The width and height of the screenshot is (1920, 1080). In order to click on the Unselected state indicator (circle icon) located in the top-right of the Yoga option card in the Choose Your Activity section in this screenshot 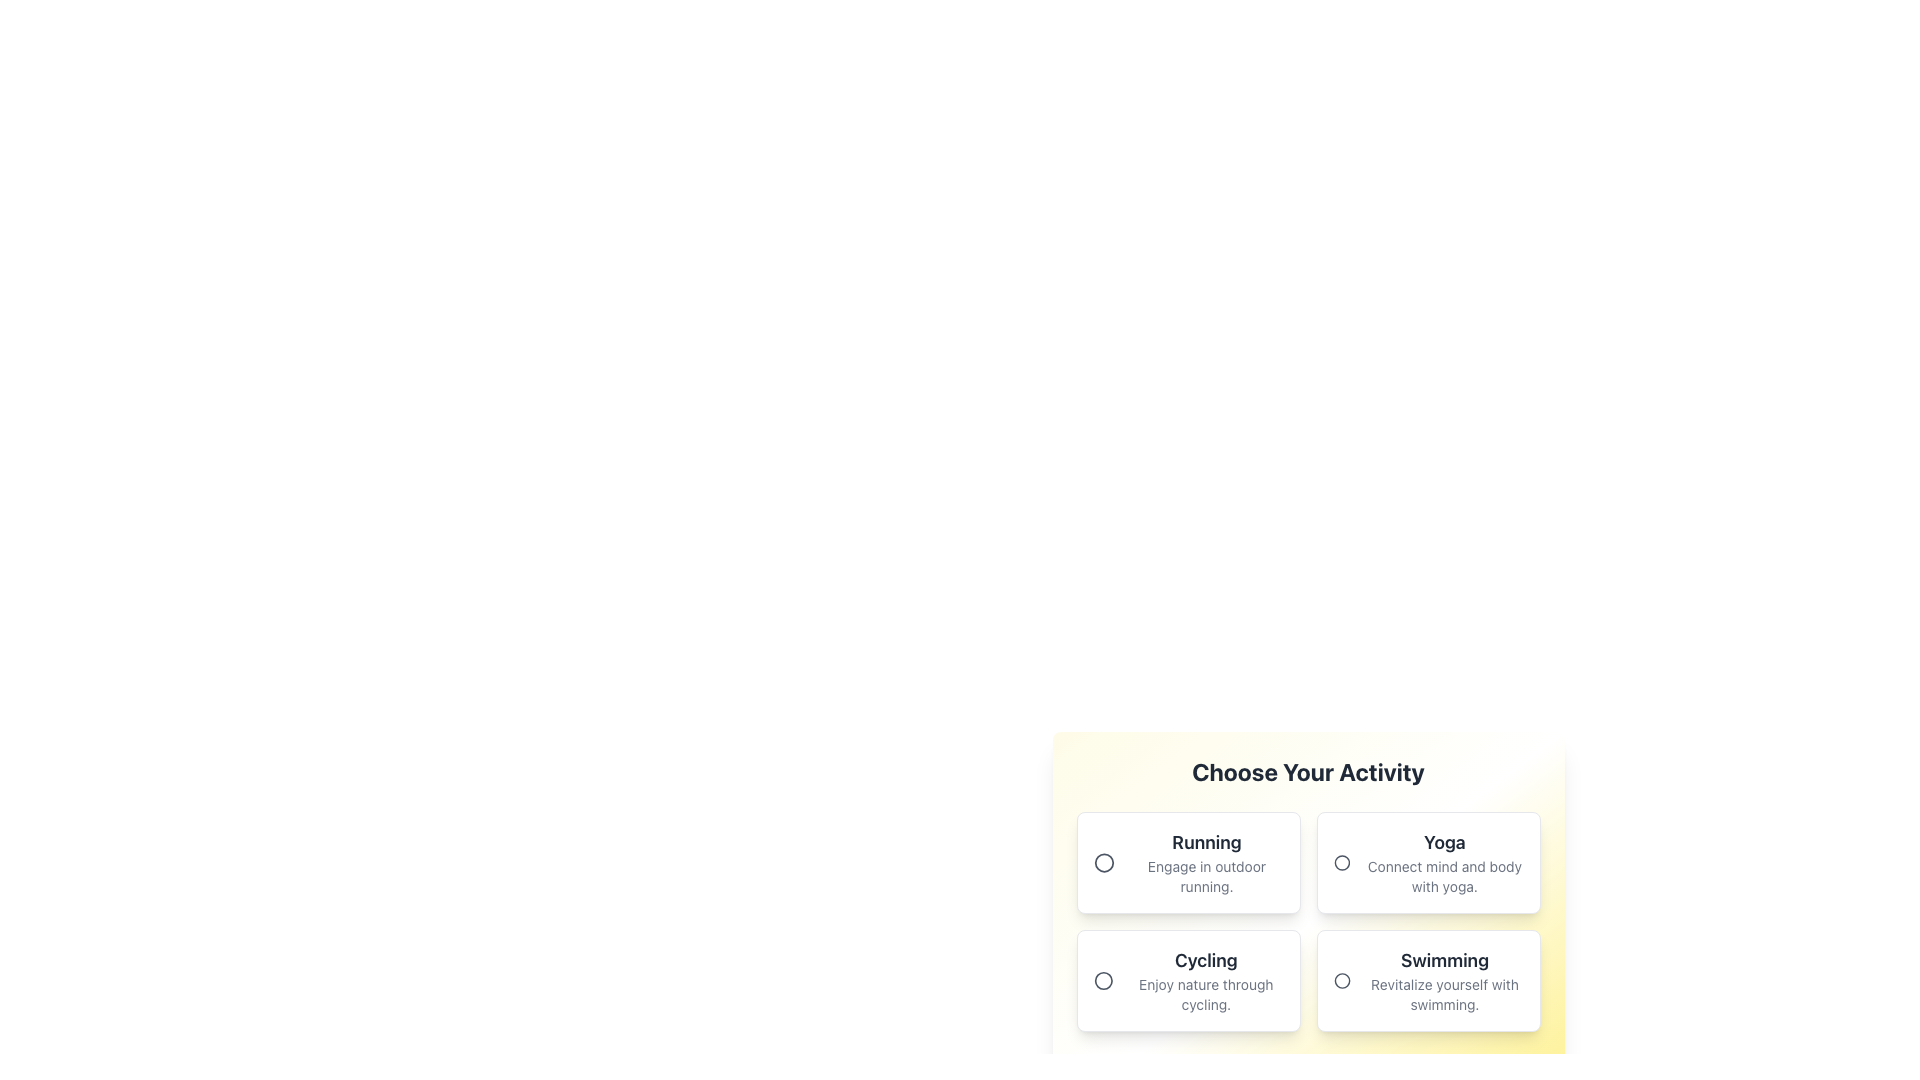, I will do `click(1341, 862)`.